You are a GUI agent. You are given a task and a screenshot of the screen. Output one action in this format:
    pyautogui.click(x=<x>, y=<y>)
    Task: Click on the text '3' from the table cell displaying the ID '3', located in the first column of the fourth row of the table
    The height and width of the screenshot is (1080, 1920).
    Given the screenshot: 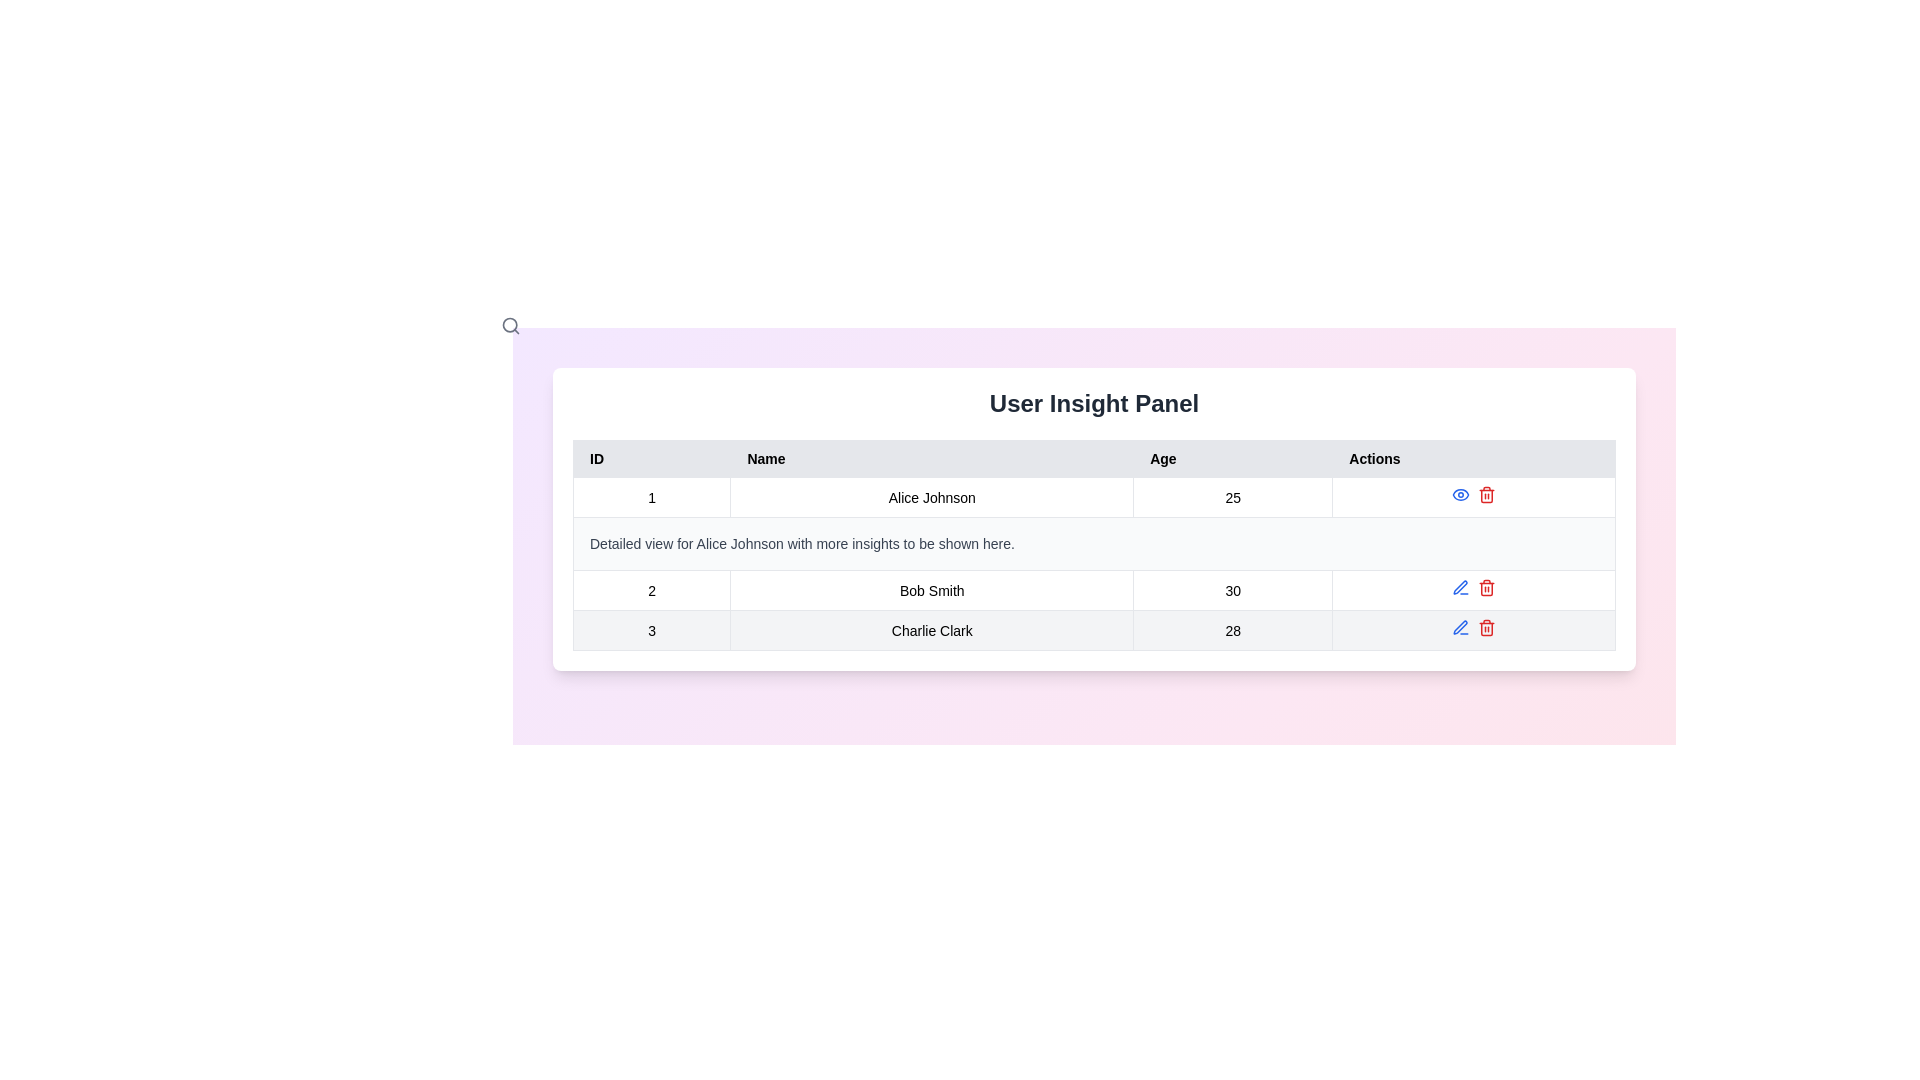 What is the action you would take?
    pyautogui.click(x=652, y=630)
    